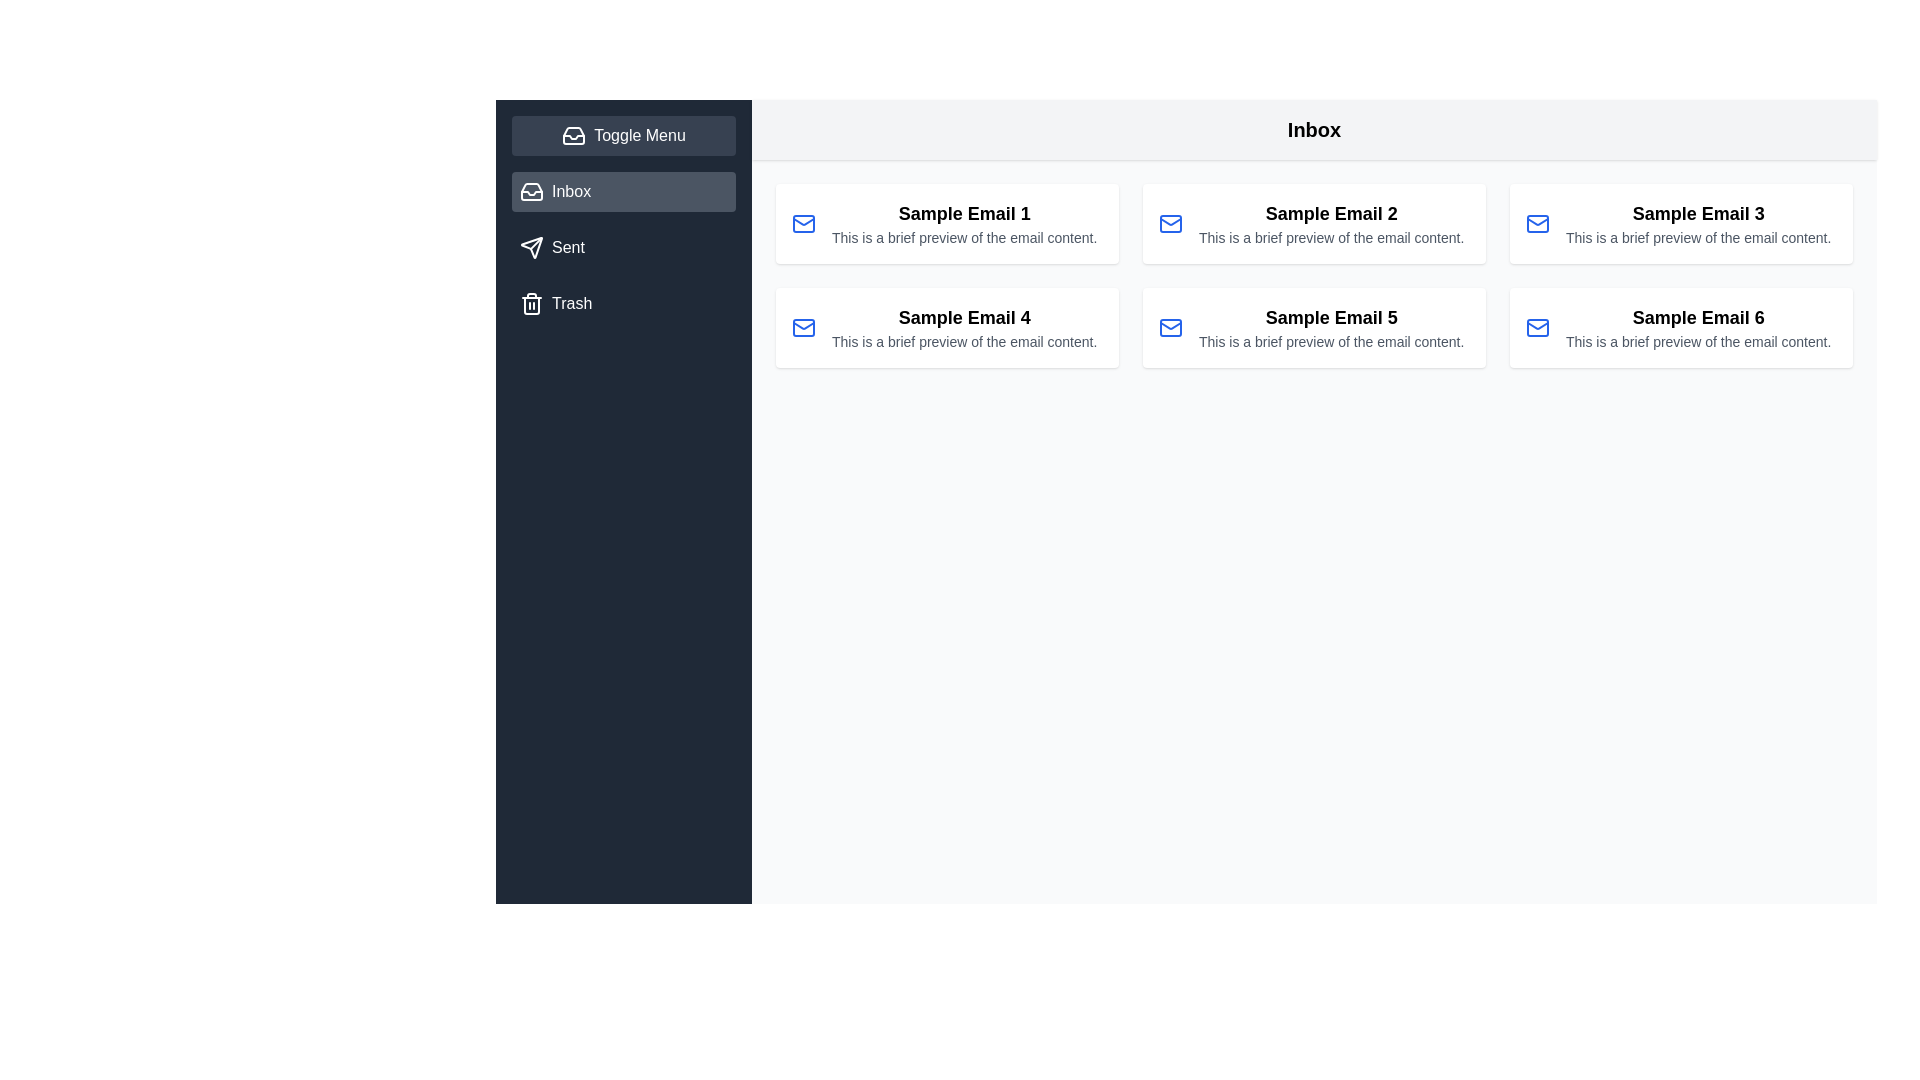 This screenshot has width=1920, height=1080. What do you see at coordinates (1536, 326) in the screenshot?
I see `the email envelope icon located in the first section of the card labeled 'Sample Email 6', positioned in the lower-right corner of the grid layout, aligned to the left before the text 'Sample Email 6'` at bounding box center [1536, 326].